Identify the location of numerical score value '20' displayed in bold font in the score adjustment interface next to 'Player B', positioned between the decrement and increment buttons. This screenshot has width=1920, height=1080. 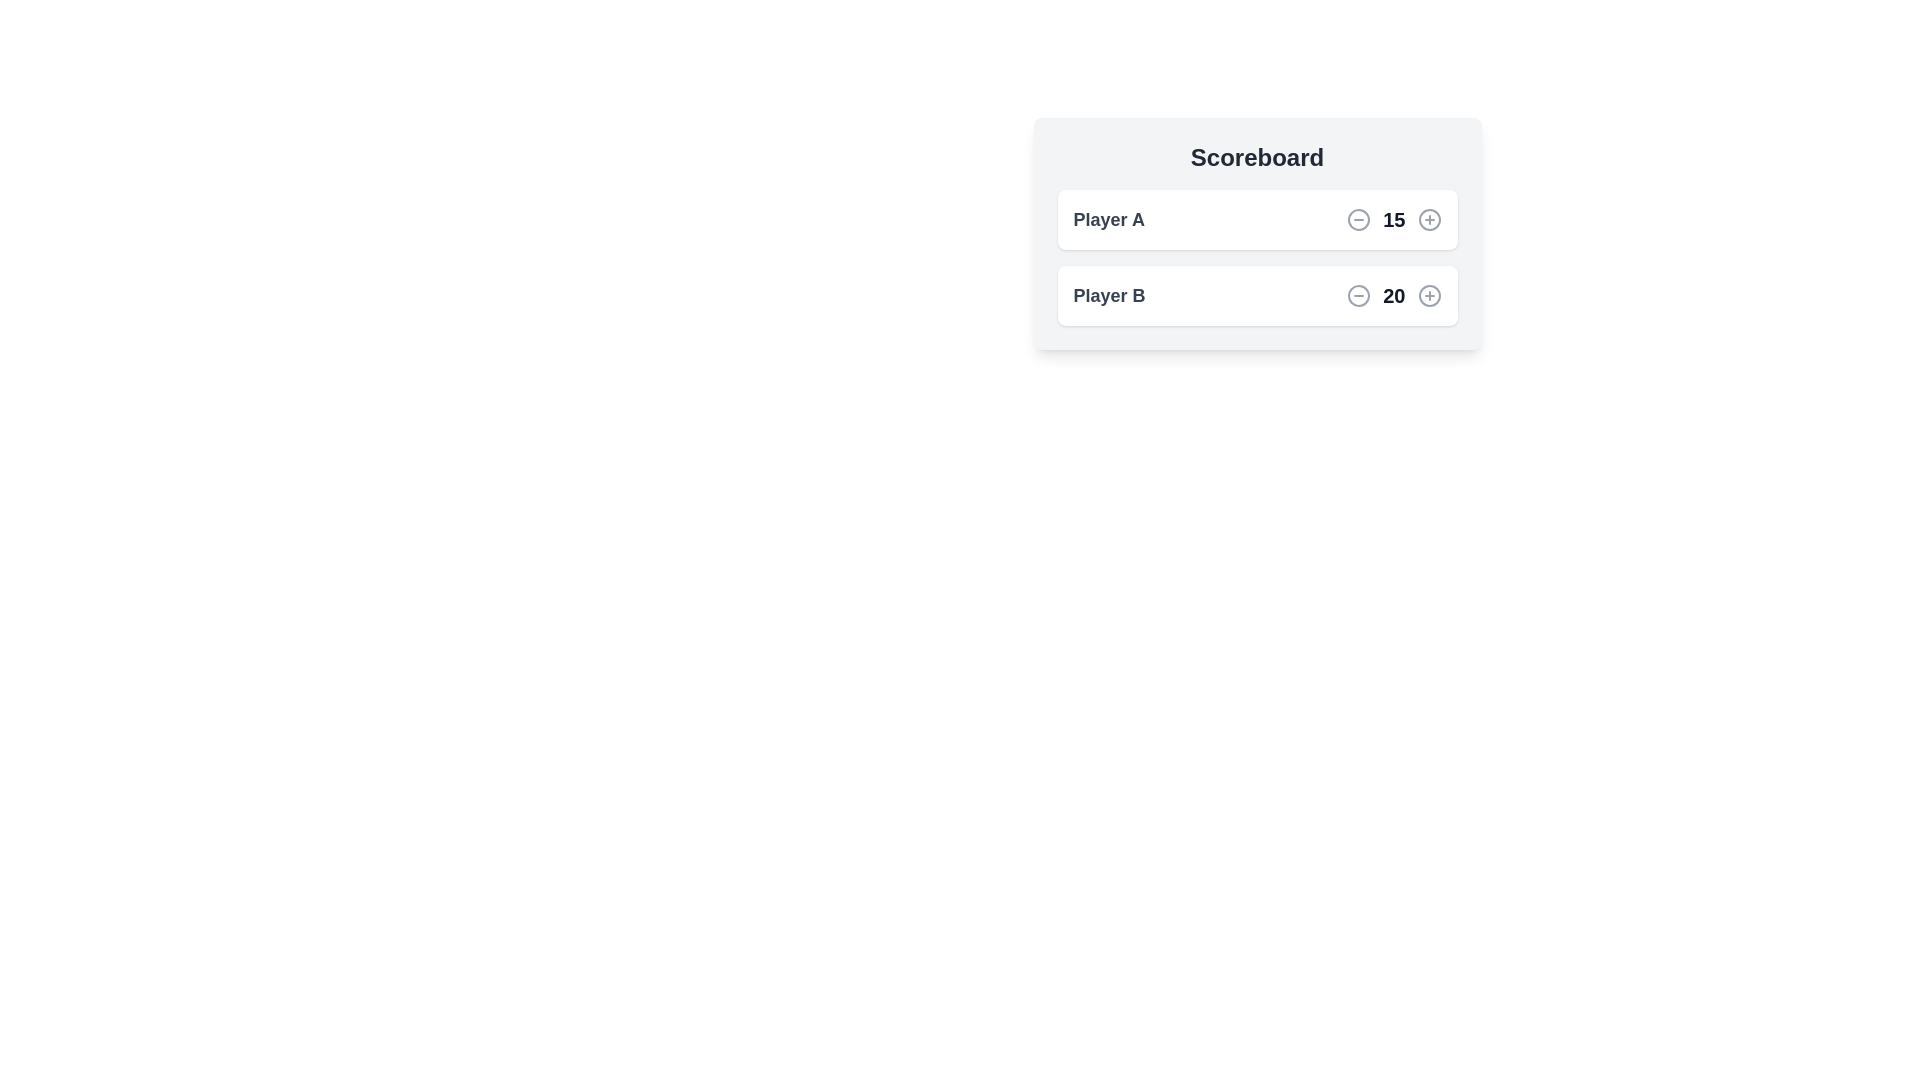
(1393, 296).